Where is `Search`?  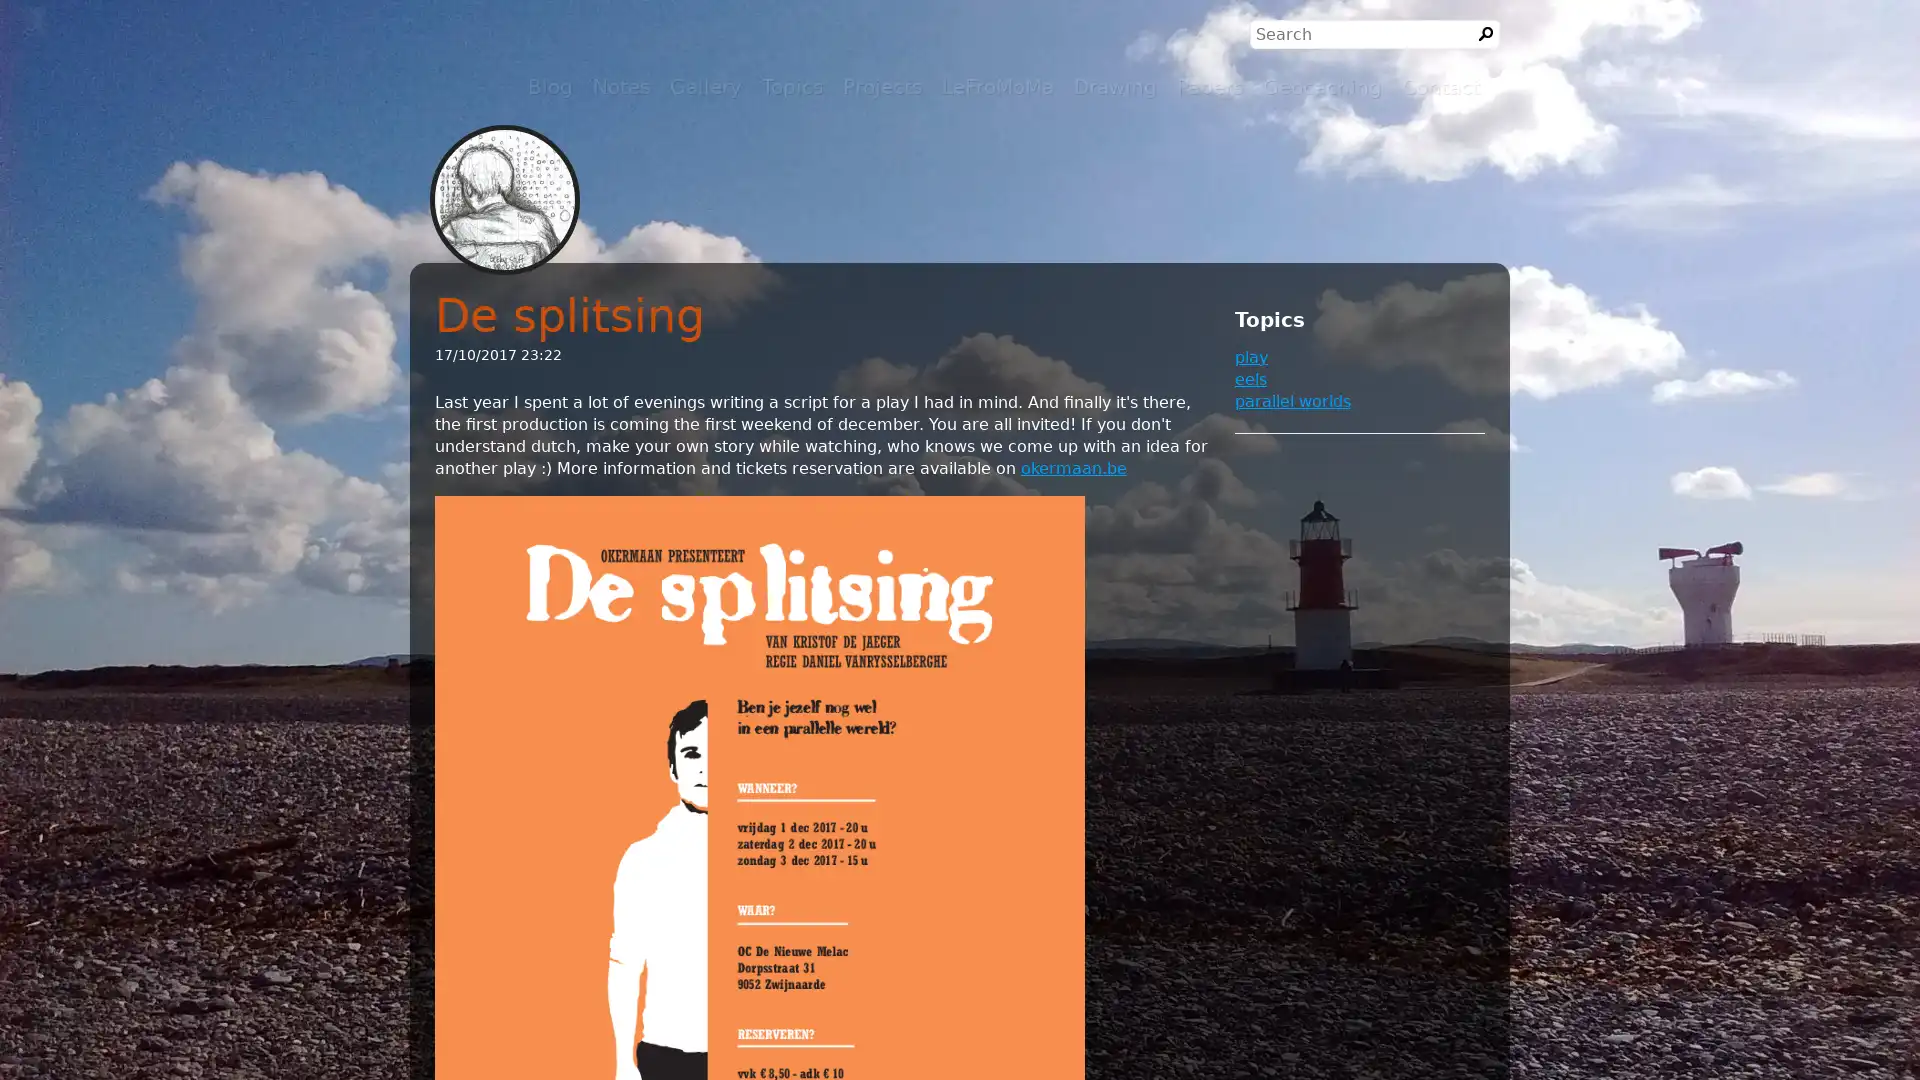
Search is located at coordinates (1486, 34).